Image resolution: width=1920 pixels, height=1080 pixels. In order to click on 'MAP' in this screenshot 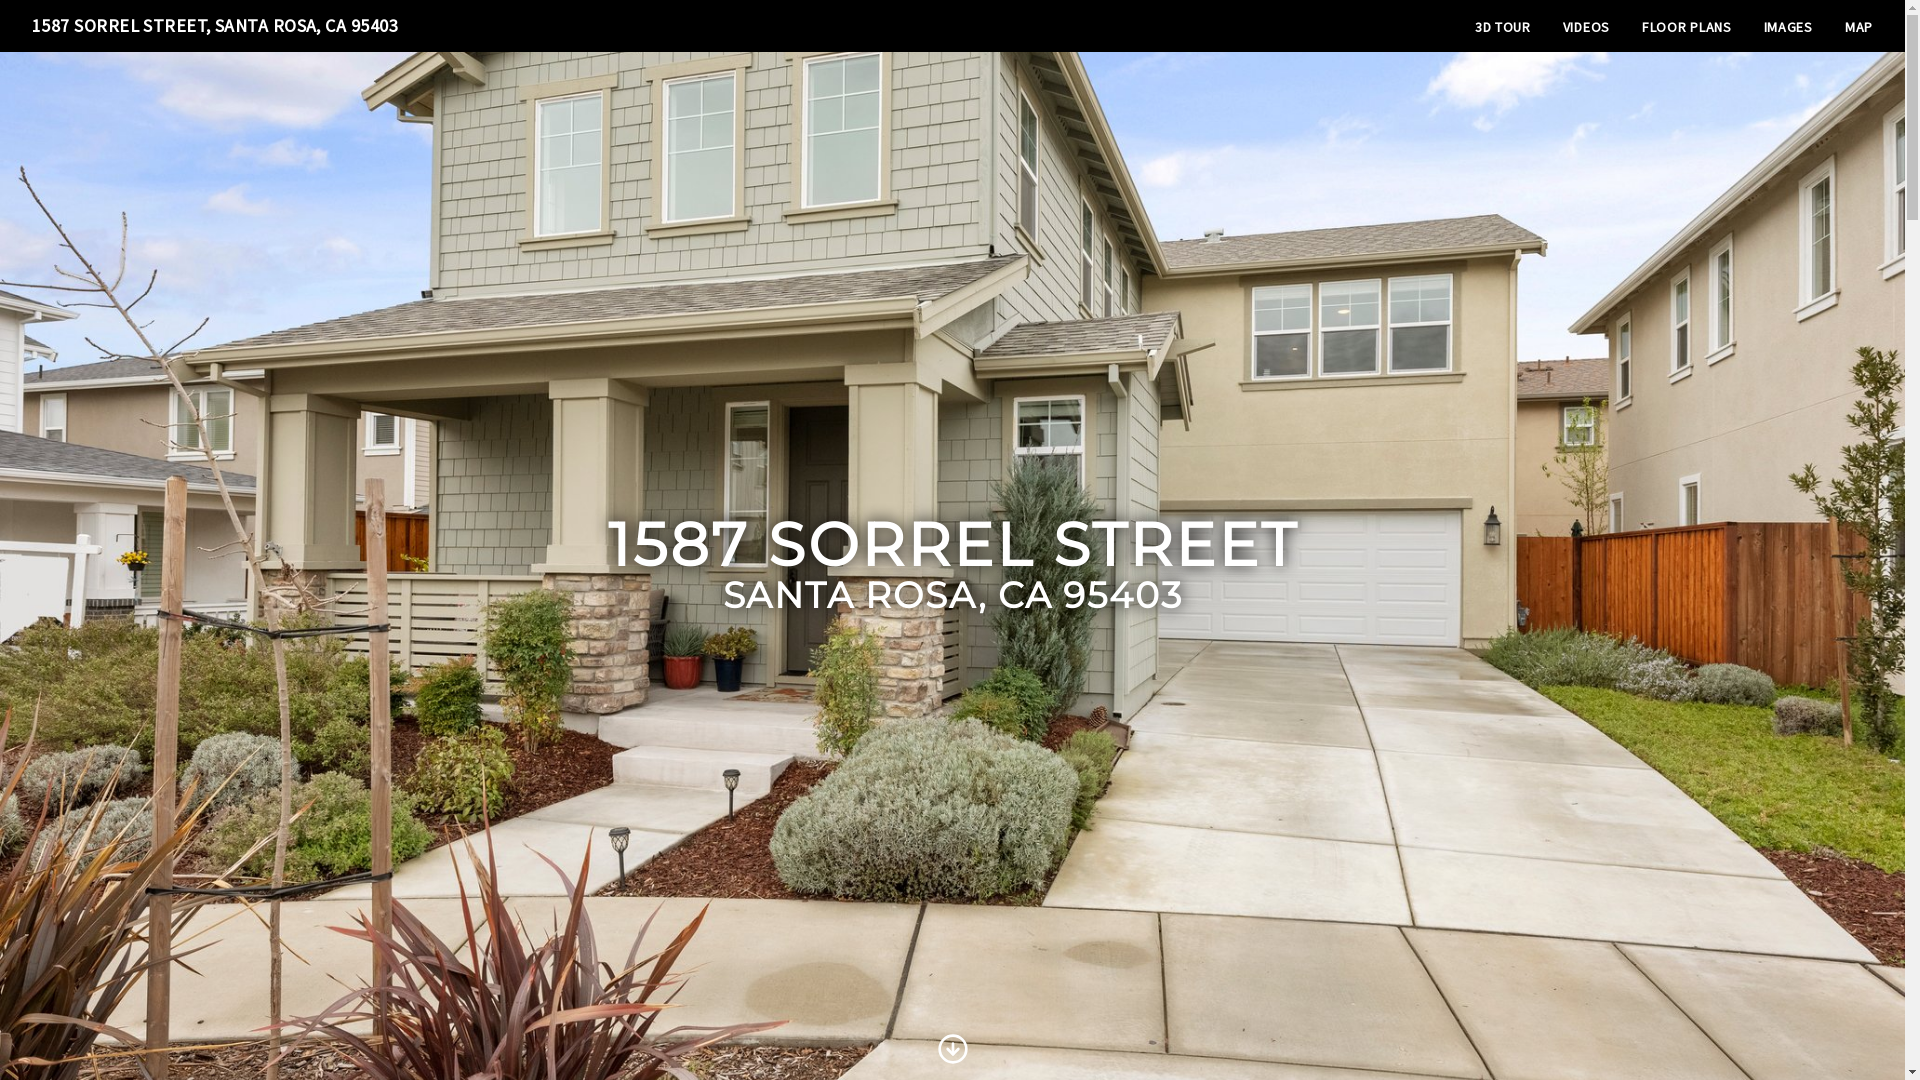, I will do `click(1857, 27)`.